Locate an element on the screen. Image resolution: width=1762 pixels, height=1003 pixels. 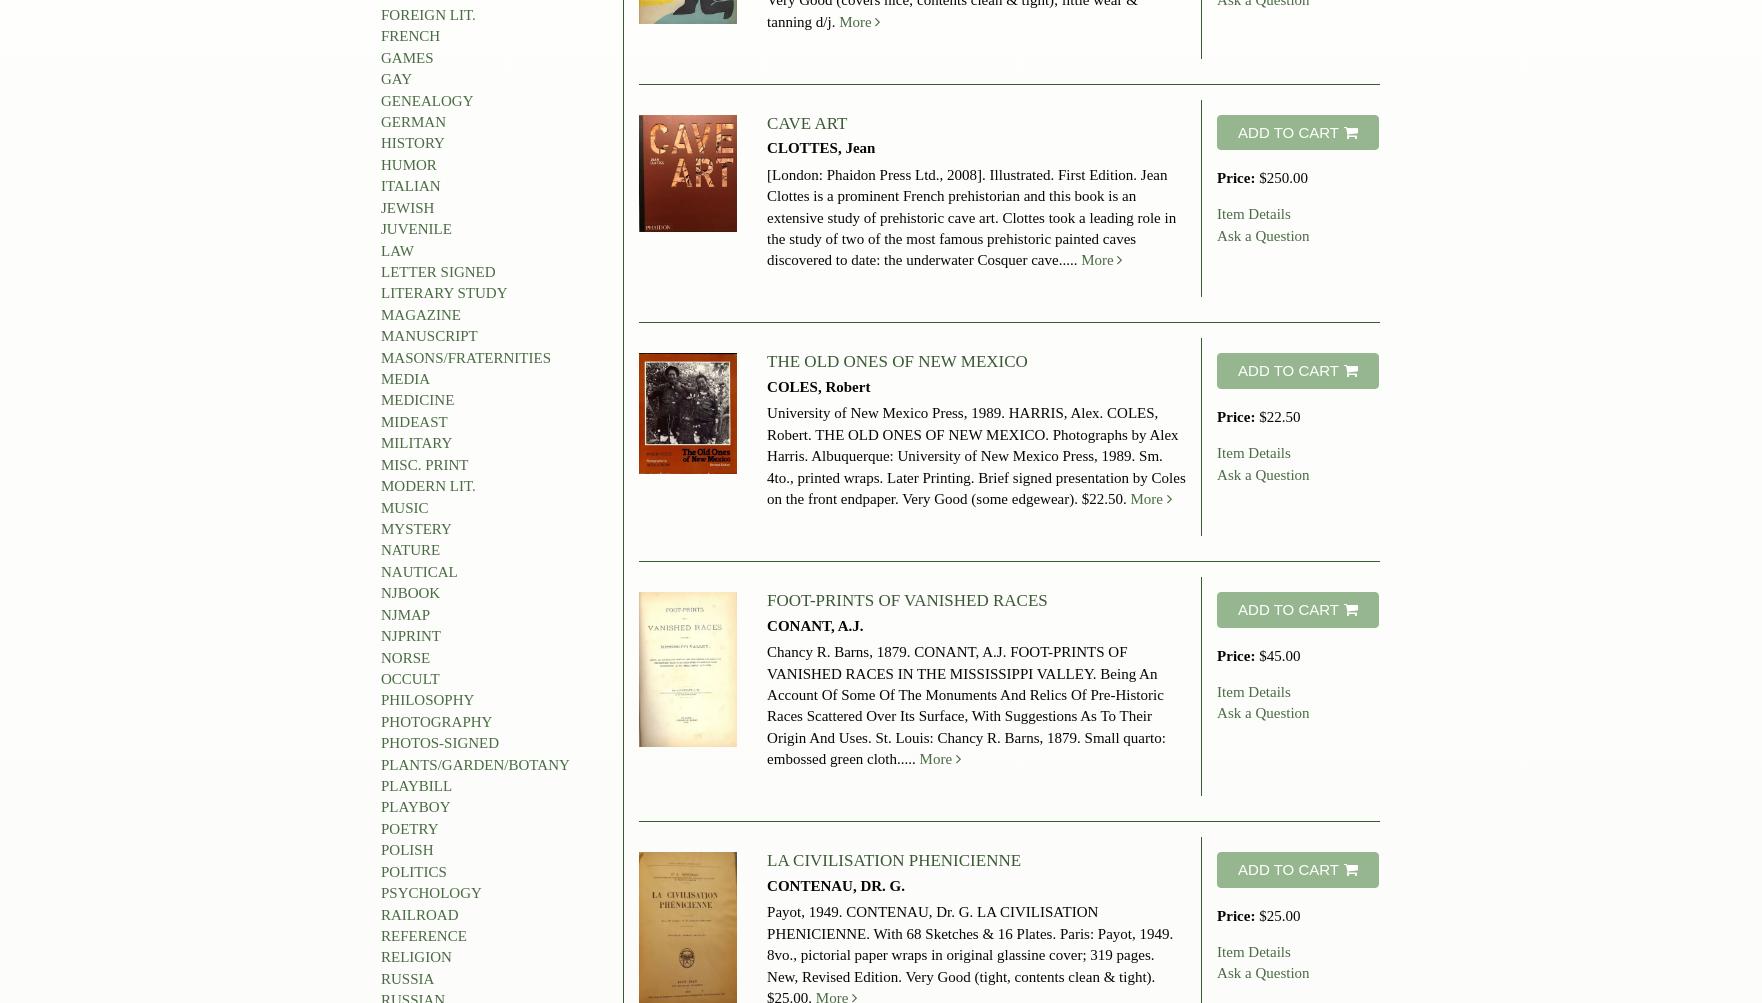
'THE OLD ONES OF NEW MEXICO' is located at coordinates (765, 360).